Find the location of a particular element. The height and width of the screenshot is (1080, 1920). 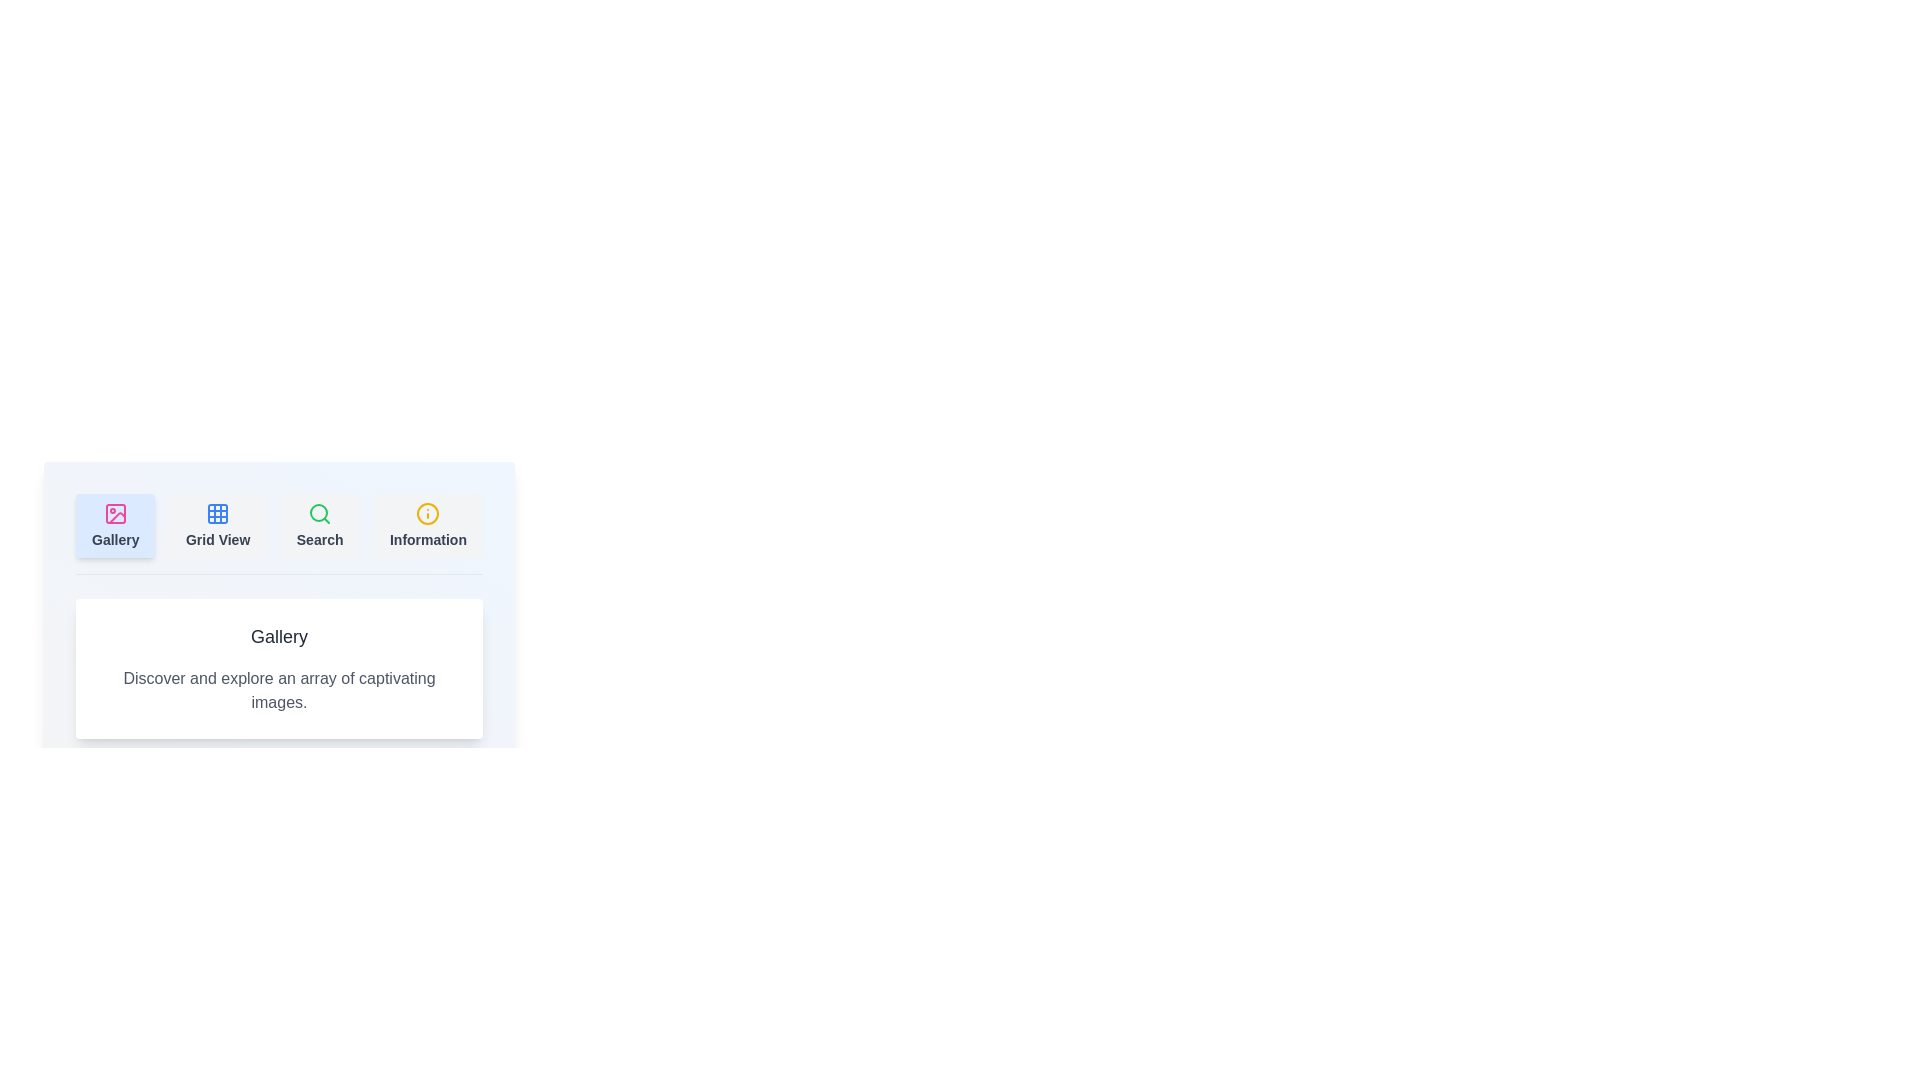

the tab labeled Gallery by clicking on its button is located at coordinates (114, 524).